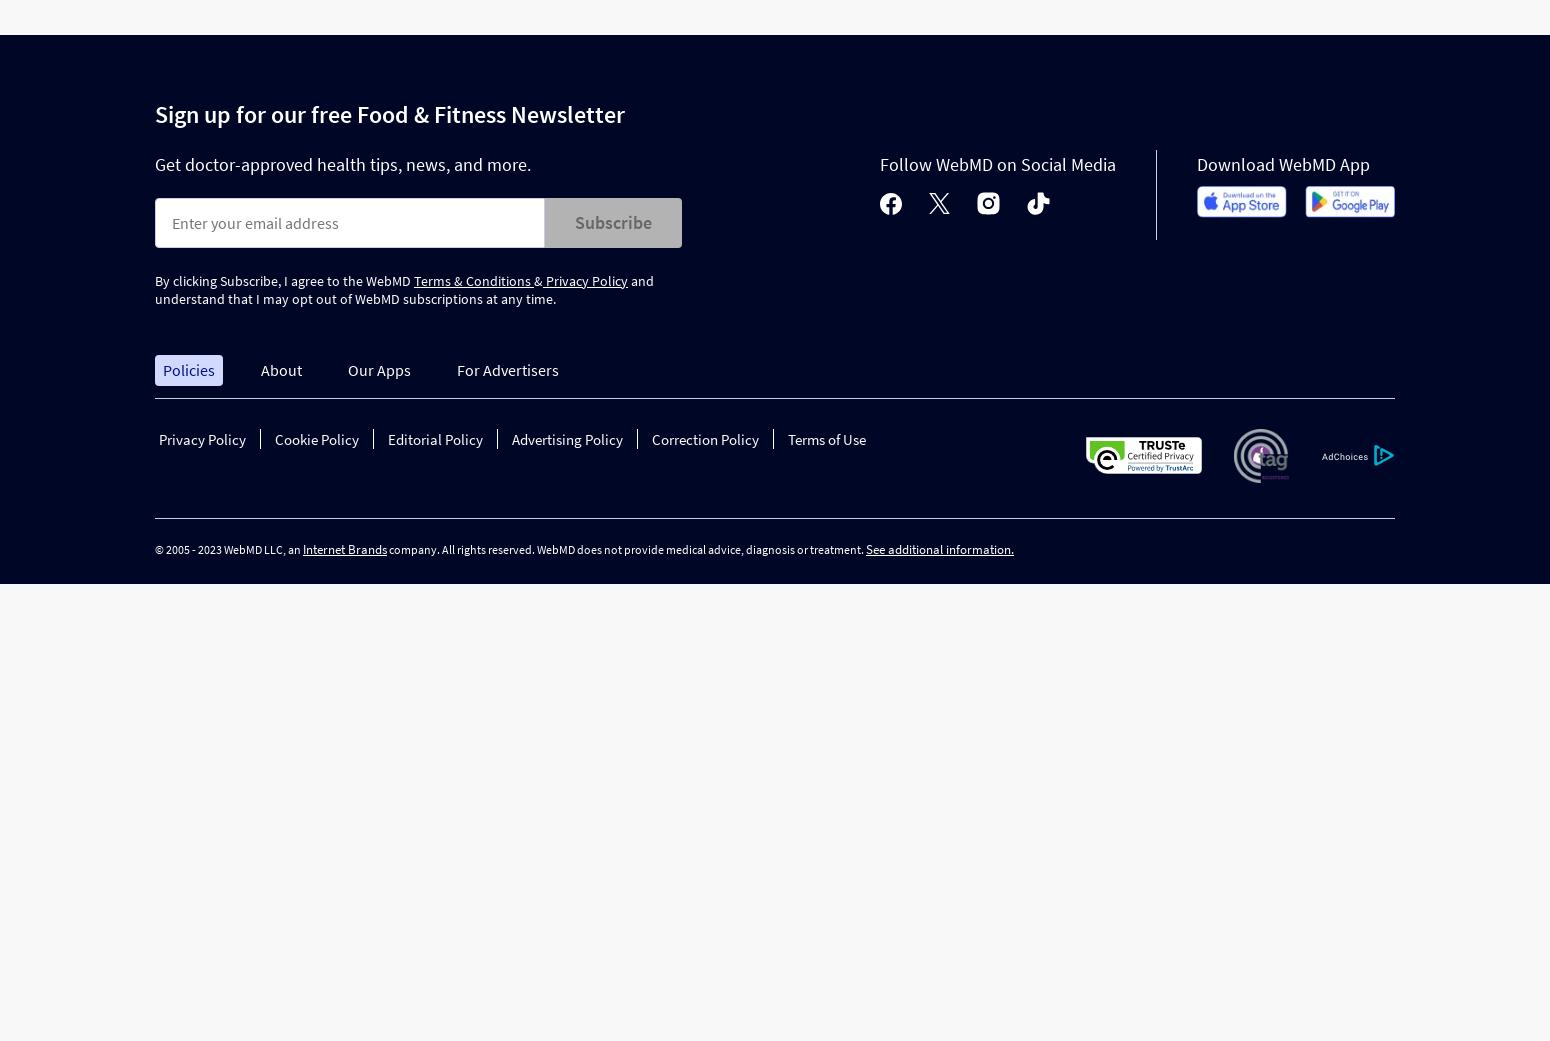 Image resolution: width=1550 pixels, height=1041 pixels. Describe the element at coordinates (187, 369) in the screenshot. I see `'Policies'` at that location.